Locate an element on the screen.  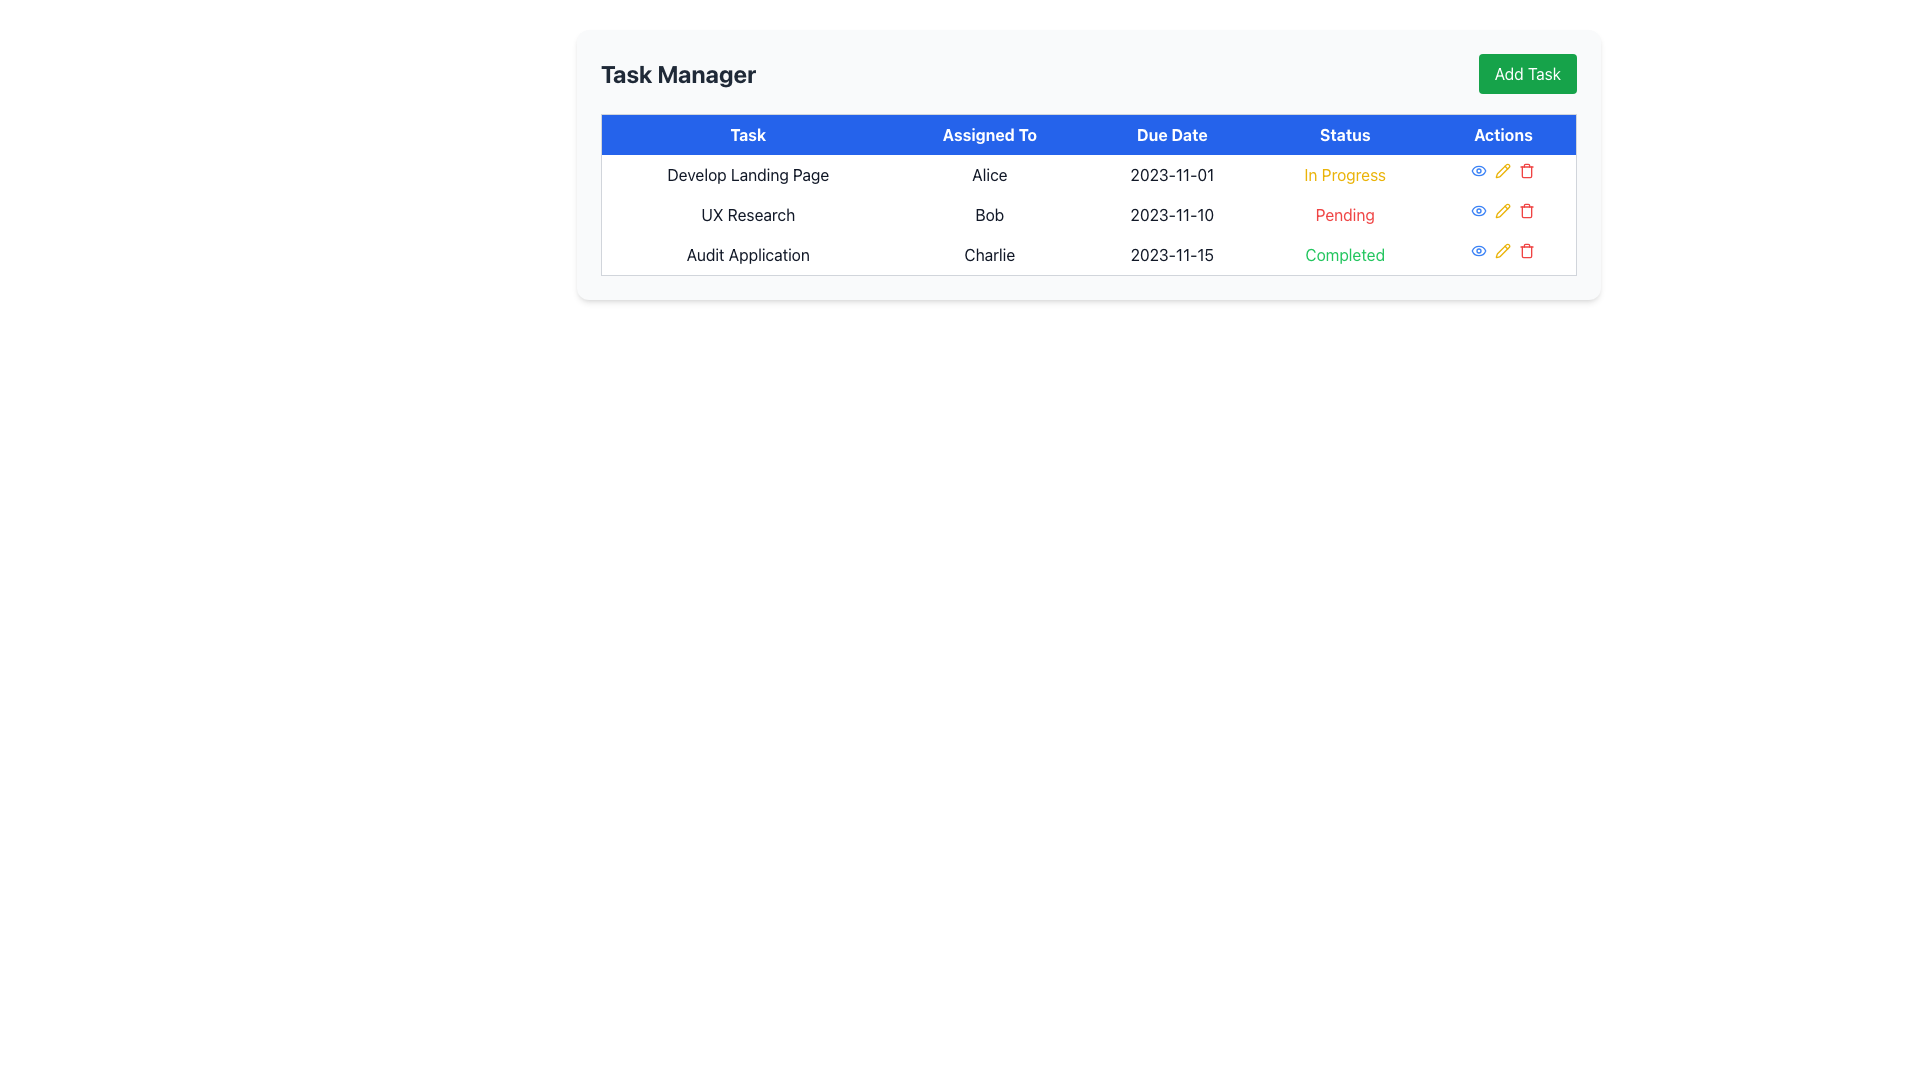
displayed text 'UX Research' from the Text Label located in the second row of the table under the 'Task' column, positioned before 'Bob' and after 'Develop Landing Page' is located at coordinates (747, 215).